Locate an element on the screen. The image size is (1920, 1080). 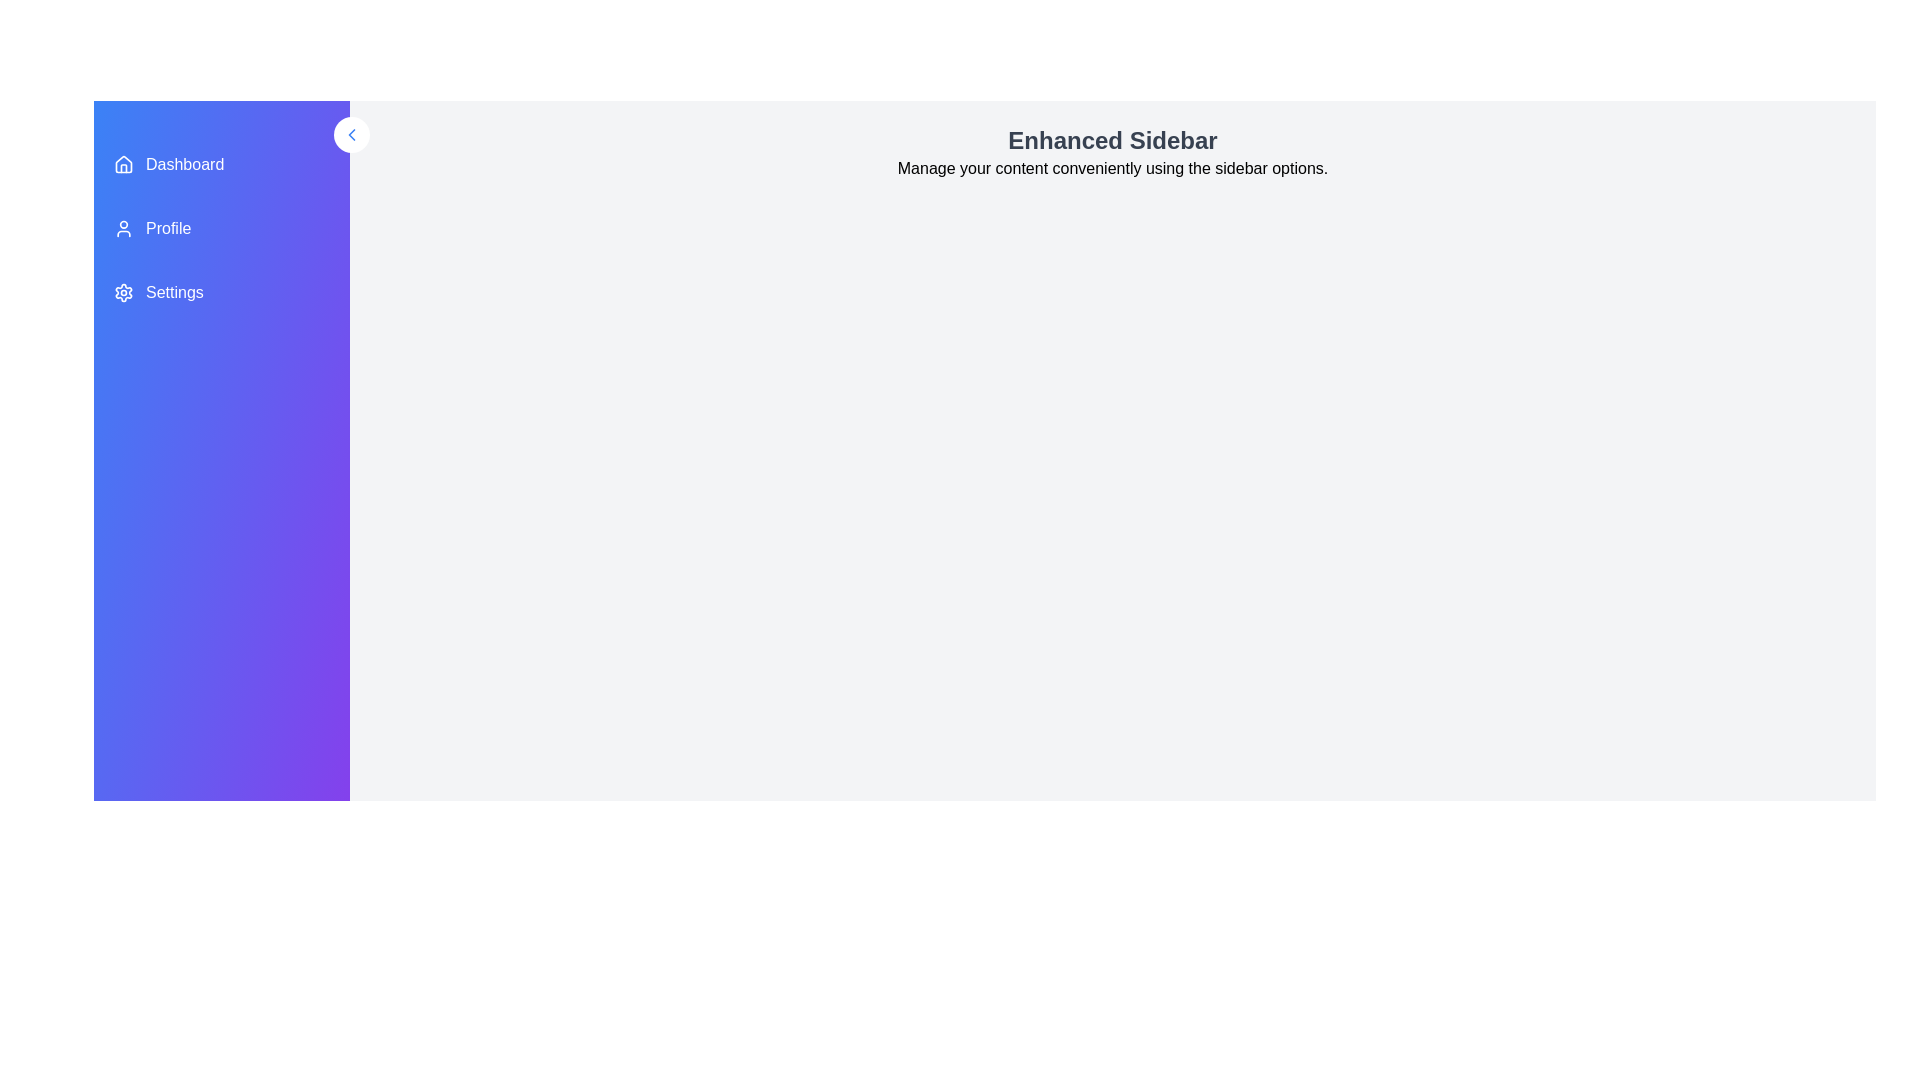
the menu item labeled Profile is located at coordinates (221, 227).